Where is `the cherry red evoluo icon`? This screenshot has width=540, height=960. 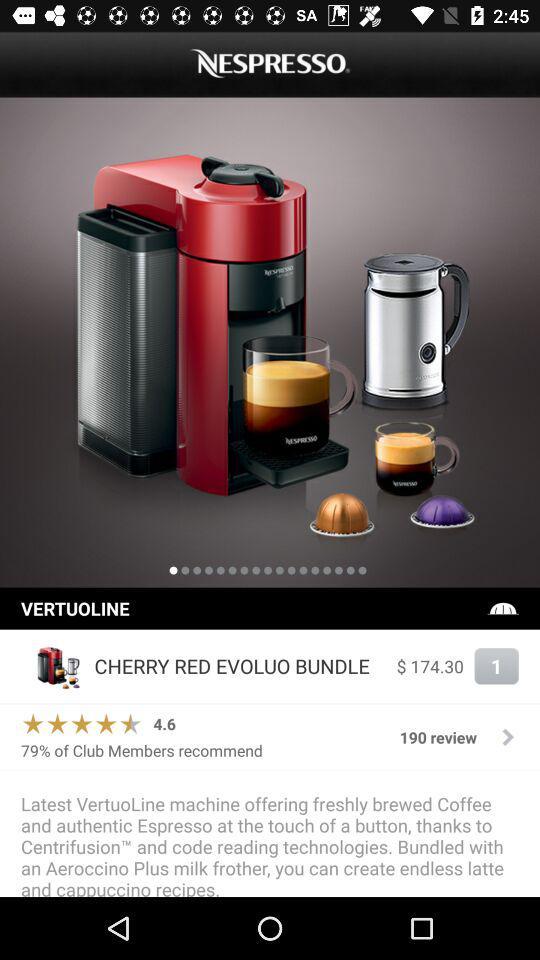 the cherry red evoluo icon is located at coordinates (240, 666).